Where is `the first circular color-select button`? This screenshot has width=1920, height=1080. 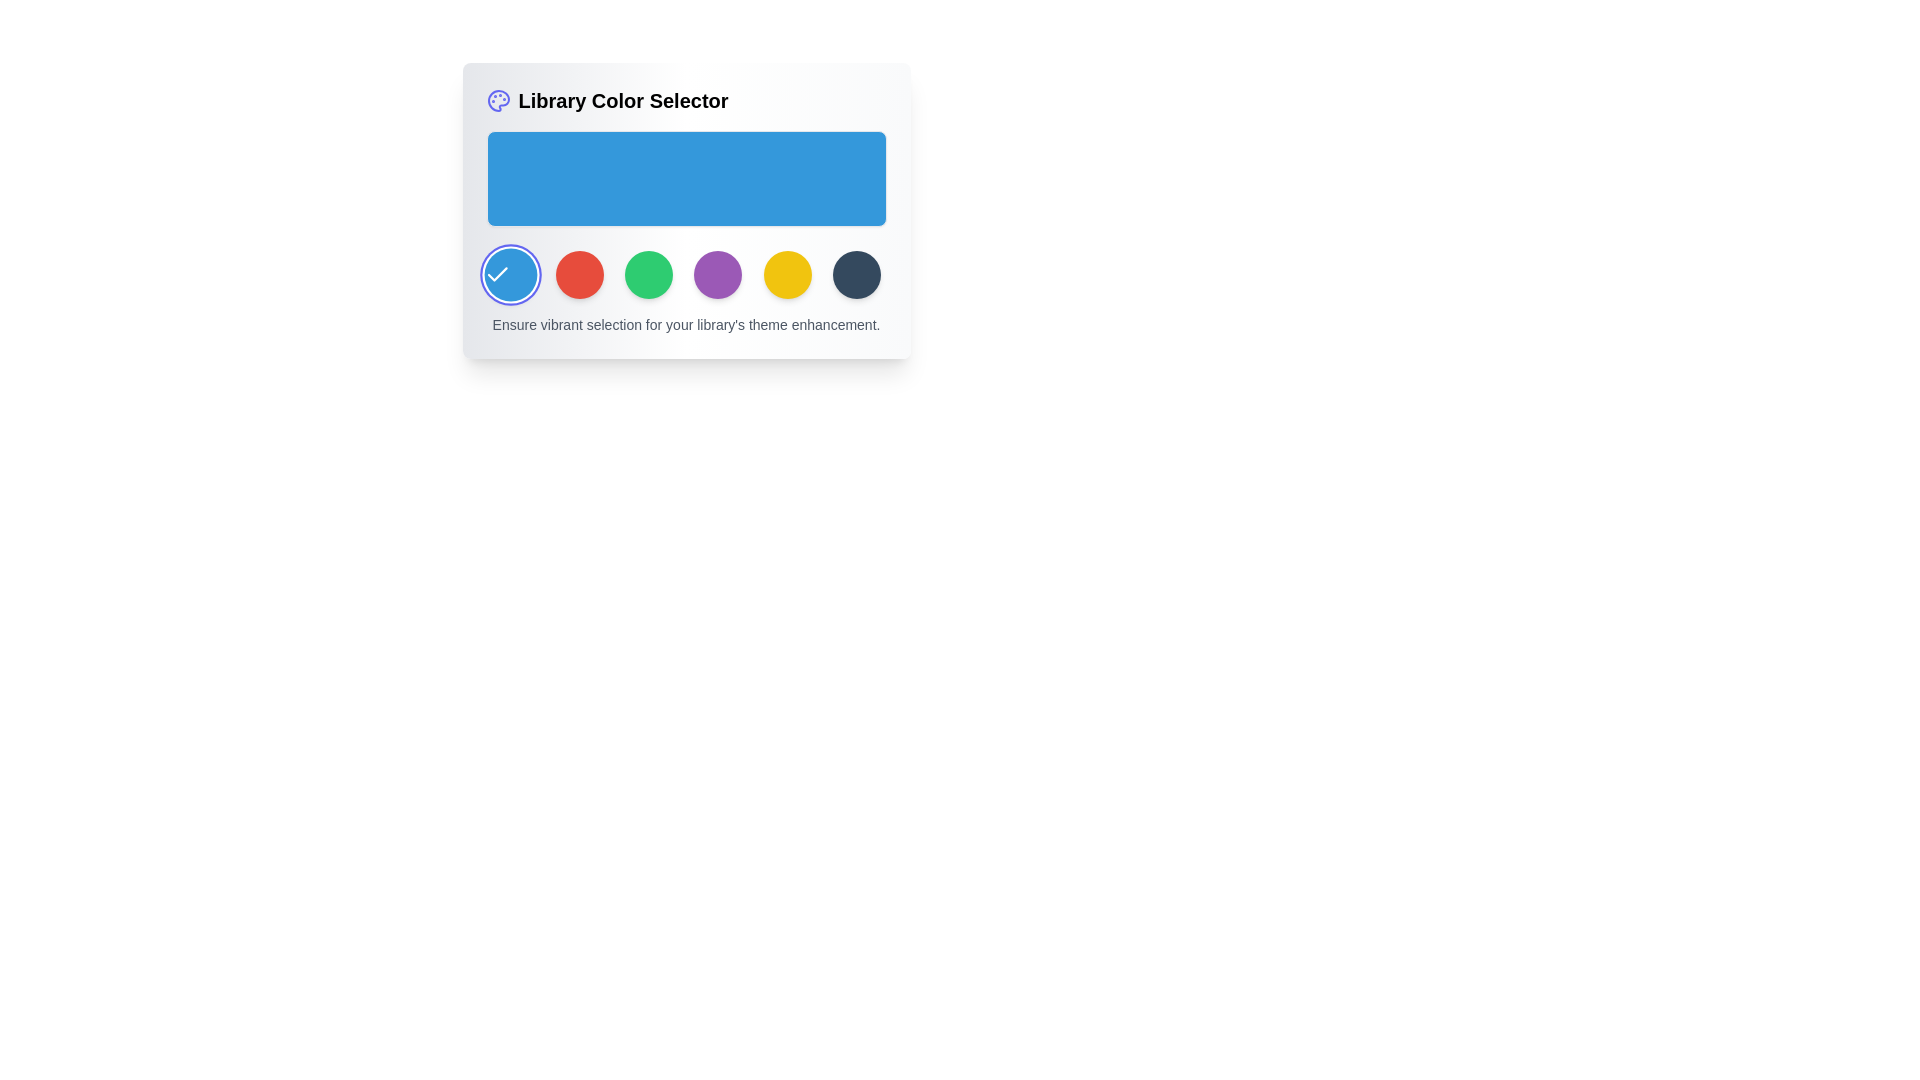
the first circular color-select button is located at coordinates (497, 273).